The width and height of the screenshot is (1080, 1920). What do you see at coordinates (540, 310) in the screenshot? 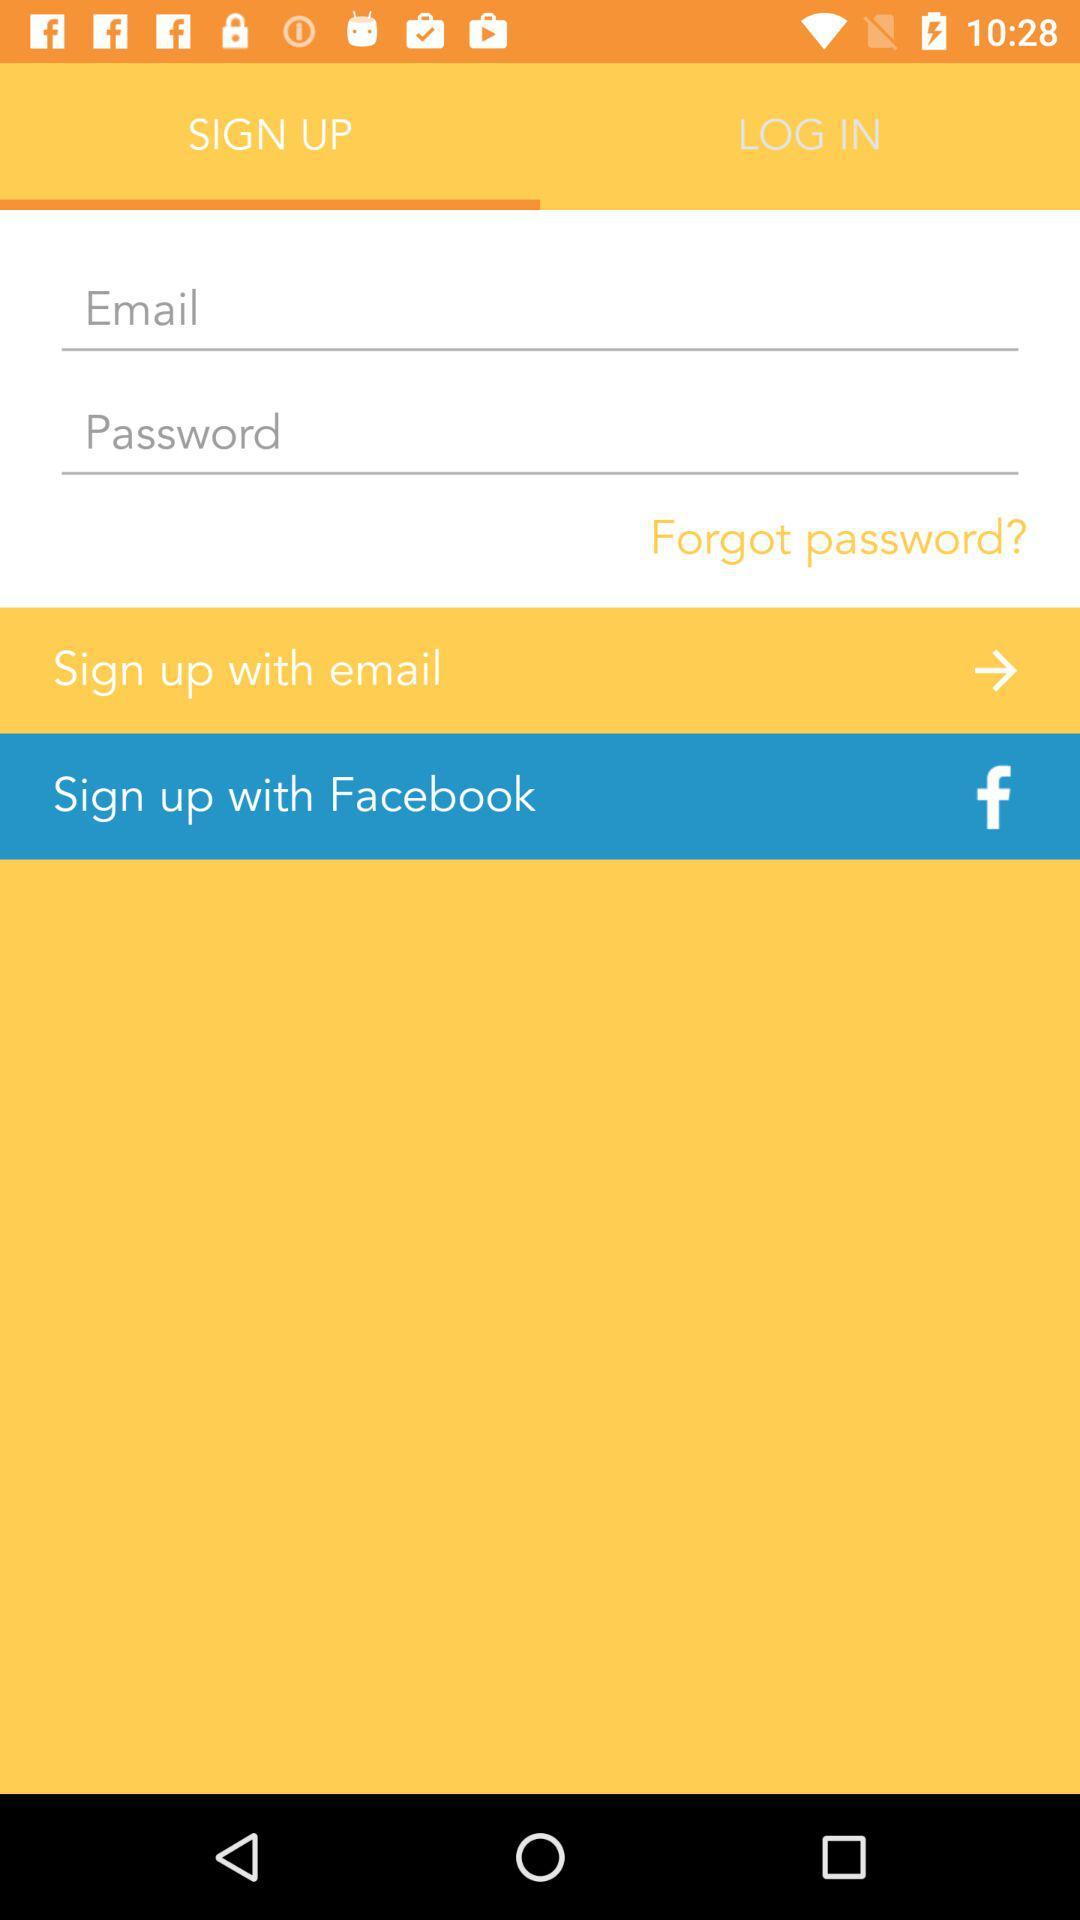
I see `email` at bounding box center [540, 310].